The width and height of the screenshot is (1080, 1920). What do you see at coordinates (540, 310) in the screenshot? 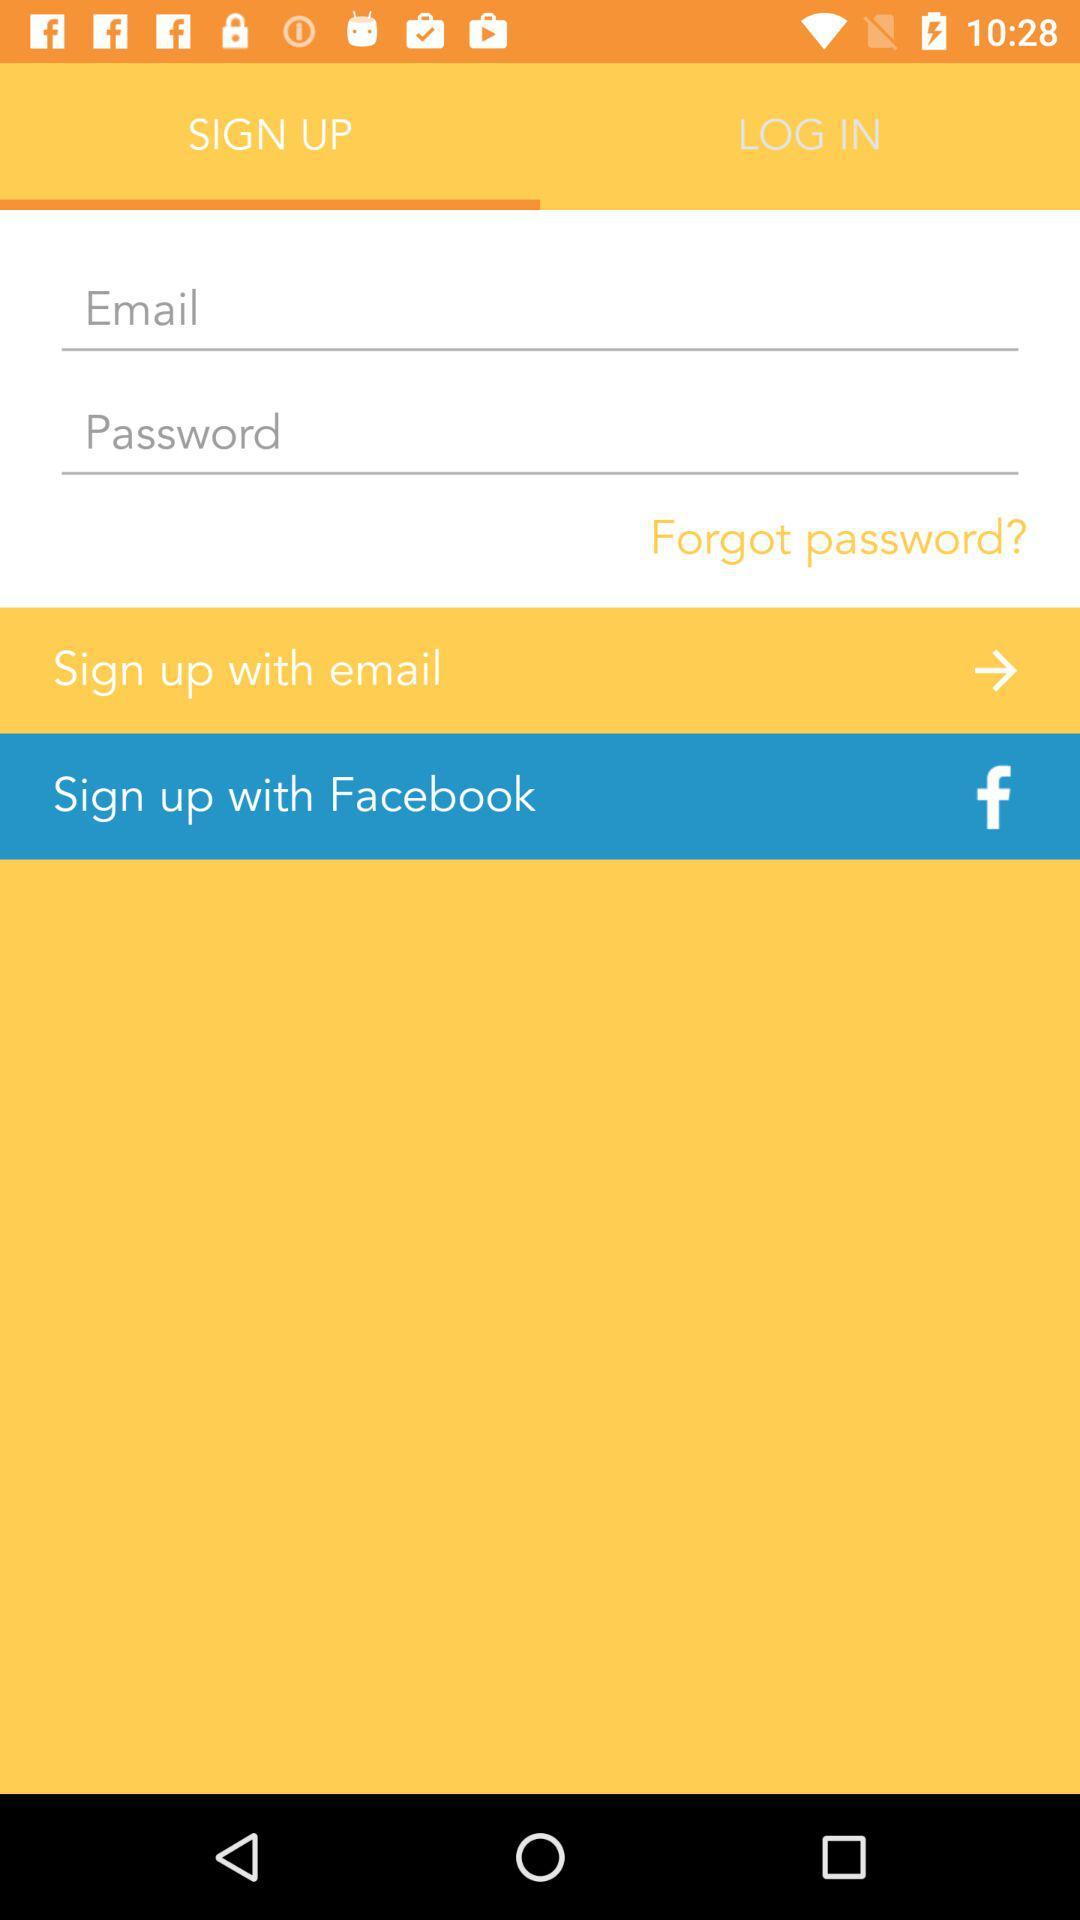
I see `email` at bounding box center [540, 310].